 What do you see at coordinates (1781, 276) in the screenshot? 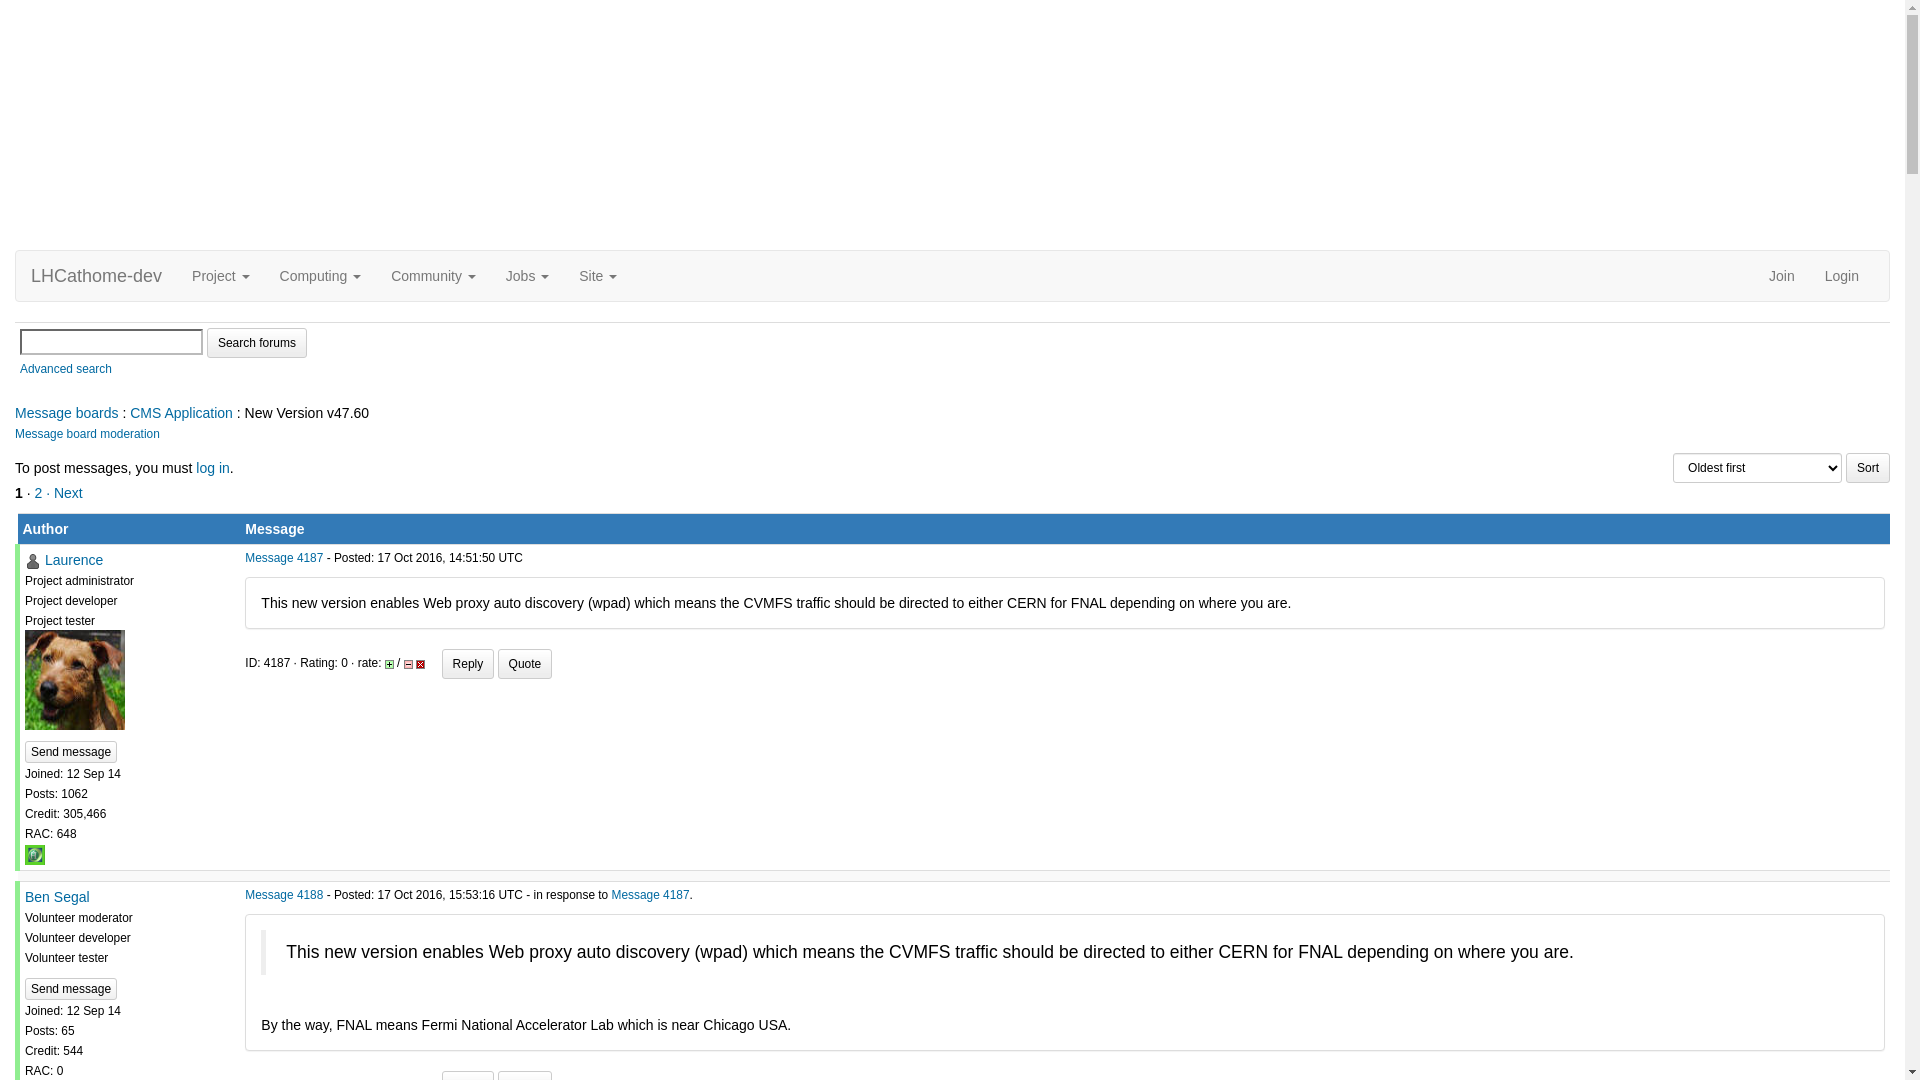
I see `'Join'` at bounding box center [1781, 276].